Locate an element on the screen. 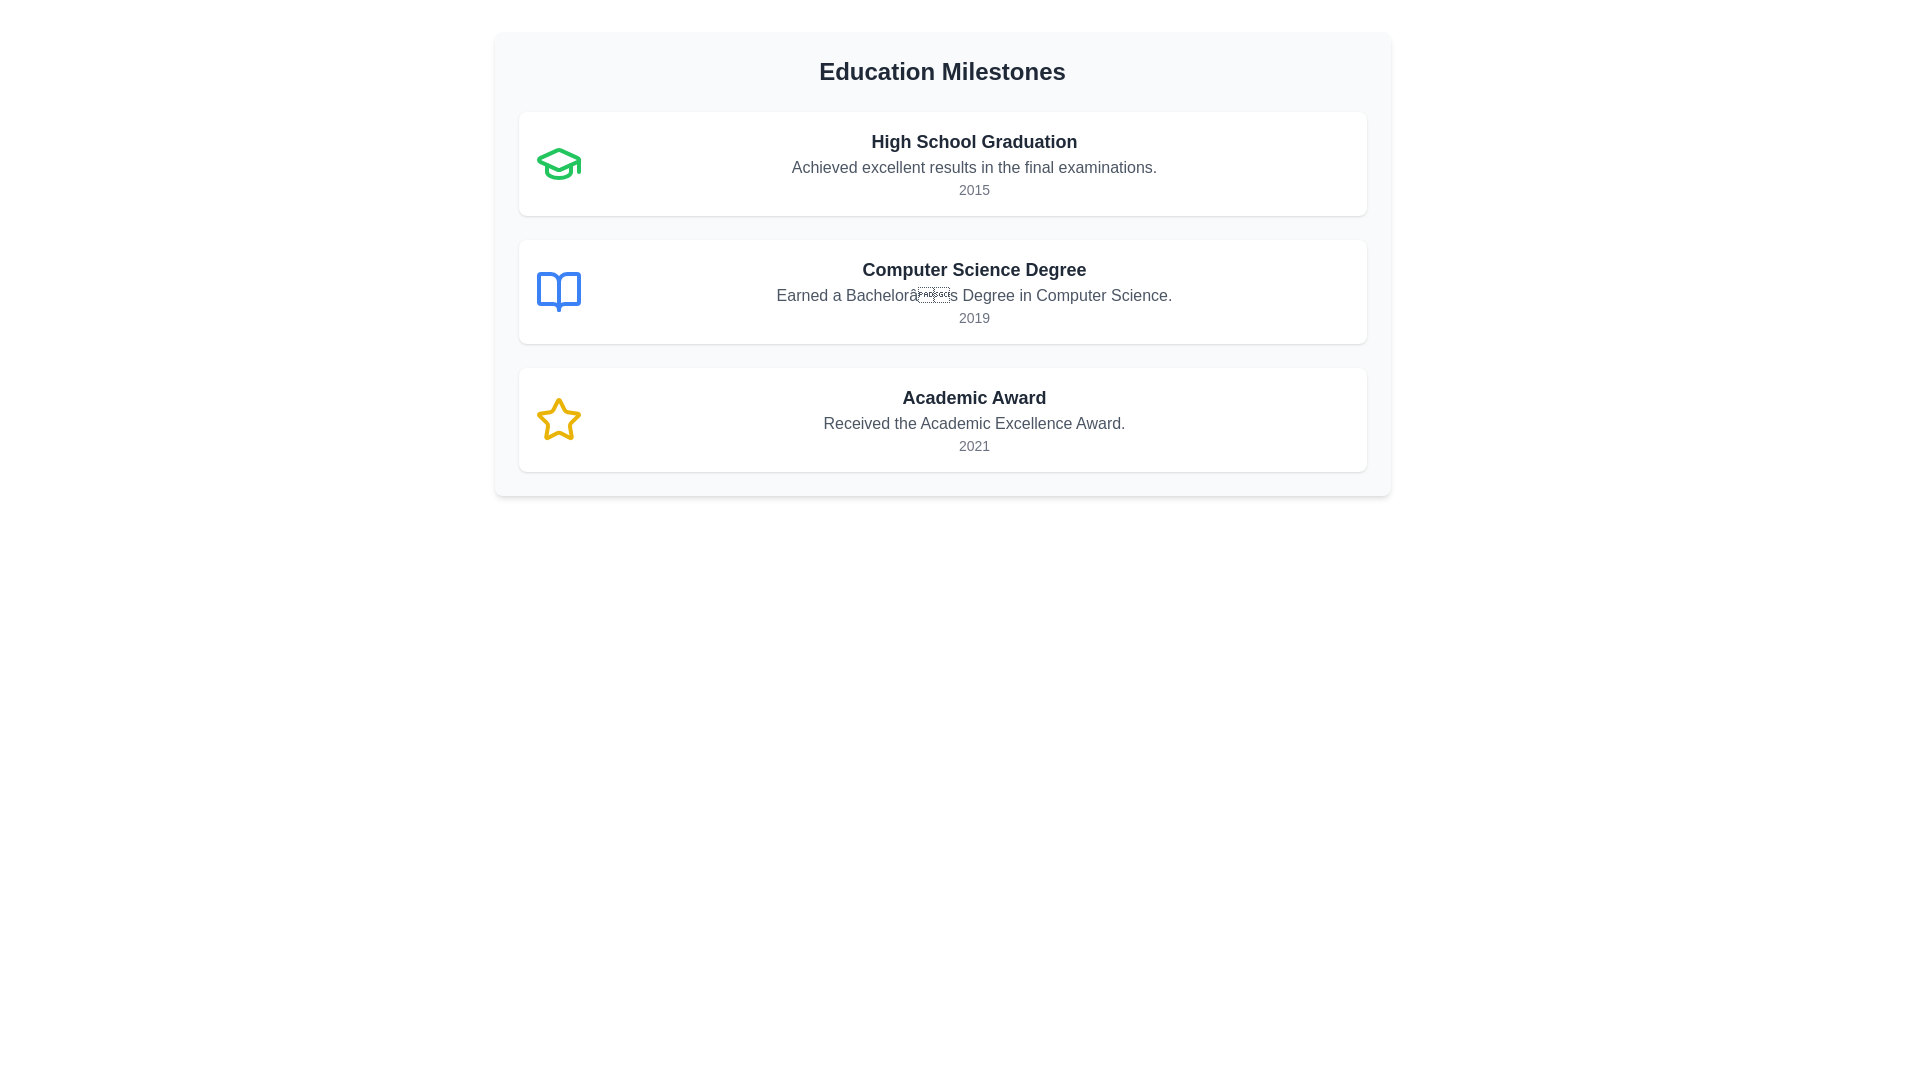 The image size is (1920, 1080). the Informational Card displaying an educational achievement, which is the third card in a vertical list of similar cards is located at coordinates (941, 419).